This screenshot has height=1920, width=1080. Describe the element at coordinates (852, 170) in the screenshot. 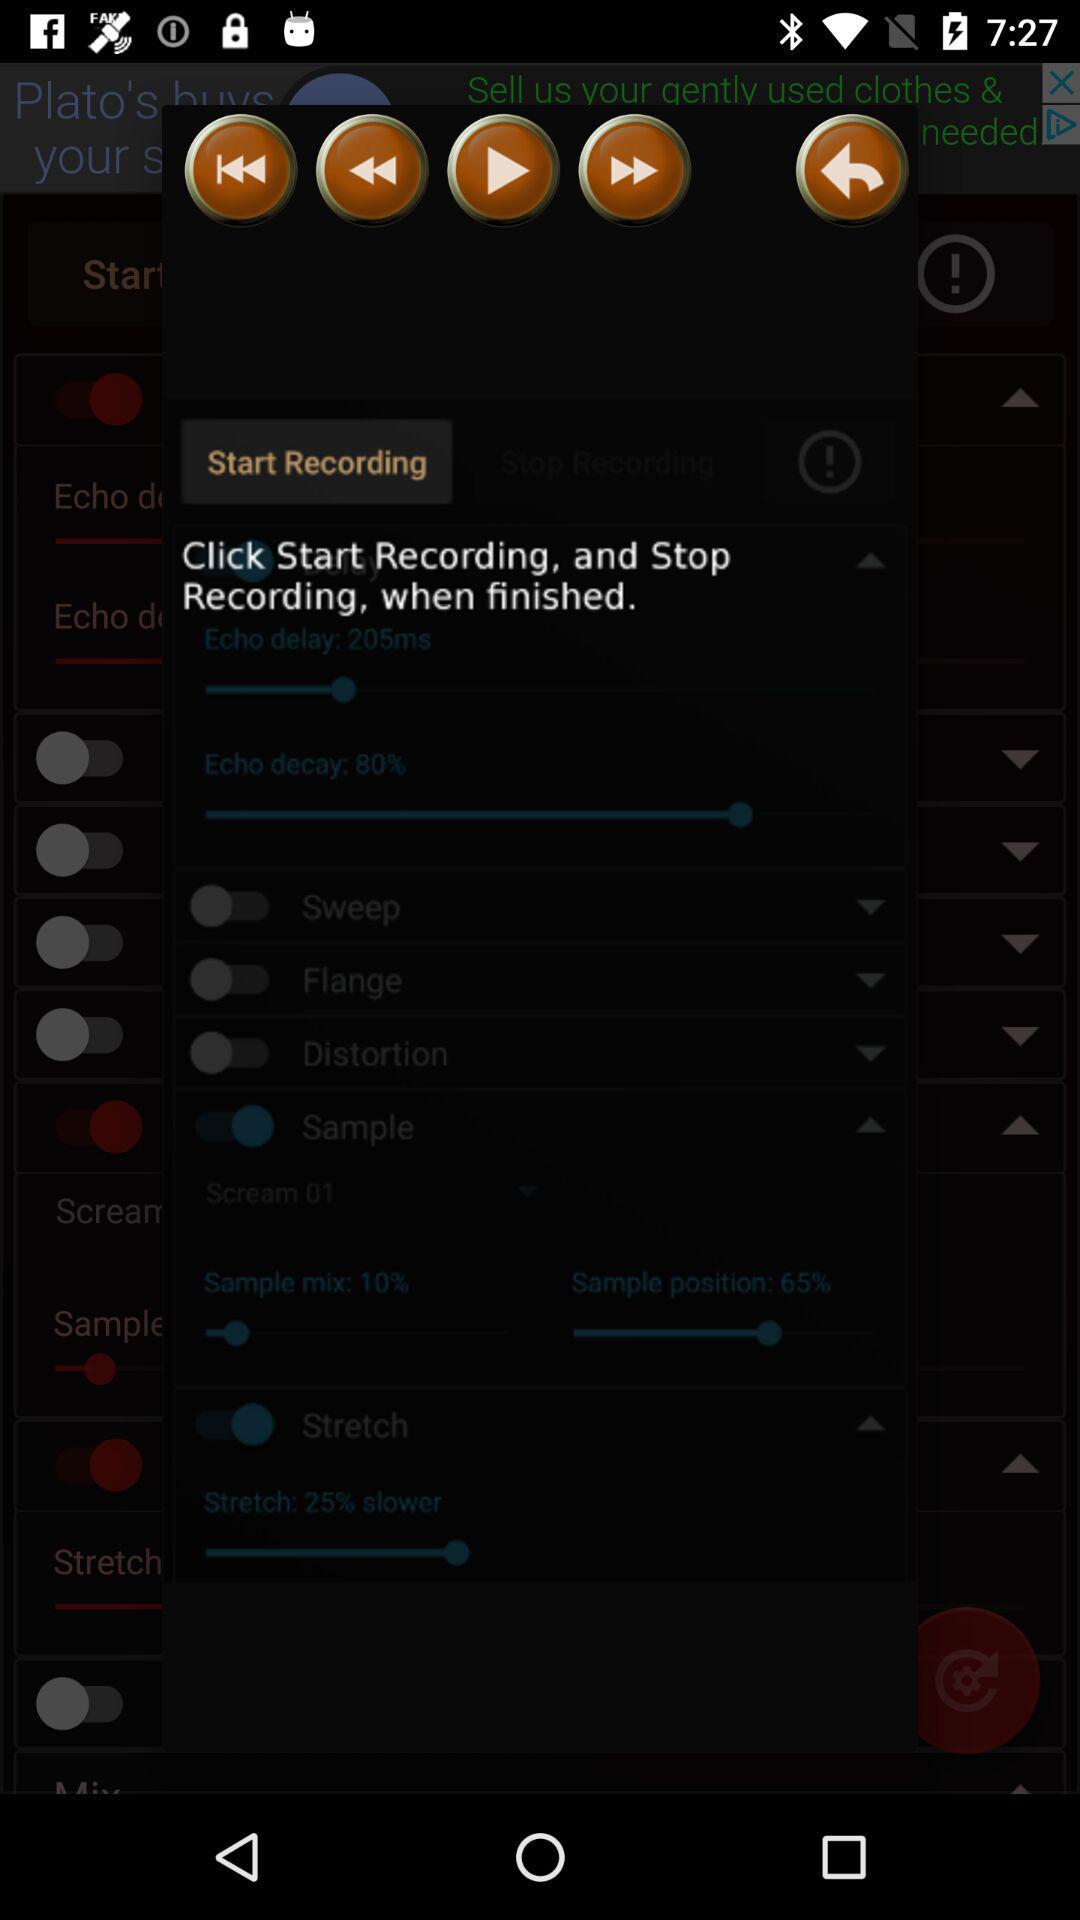

I see `back button` at that location.